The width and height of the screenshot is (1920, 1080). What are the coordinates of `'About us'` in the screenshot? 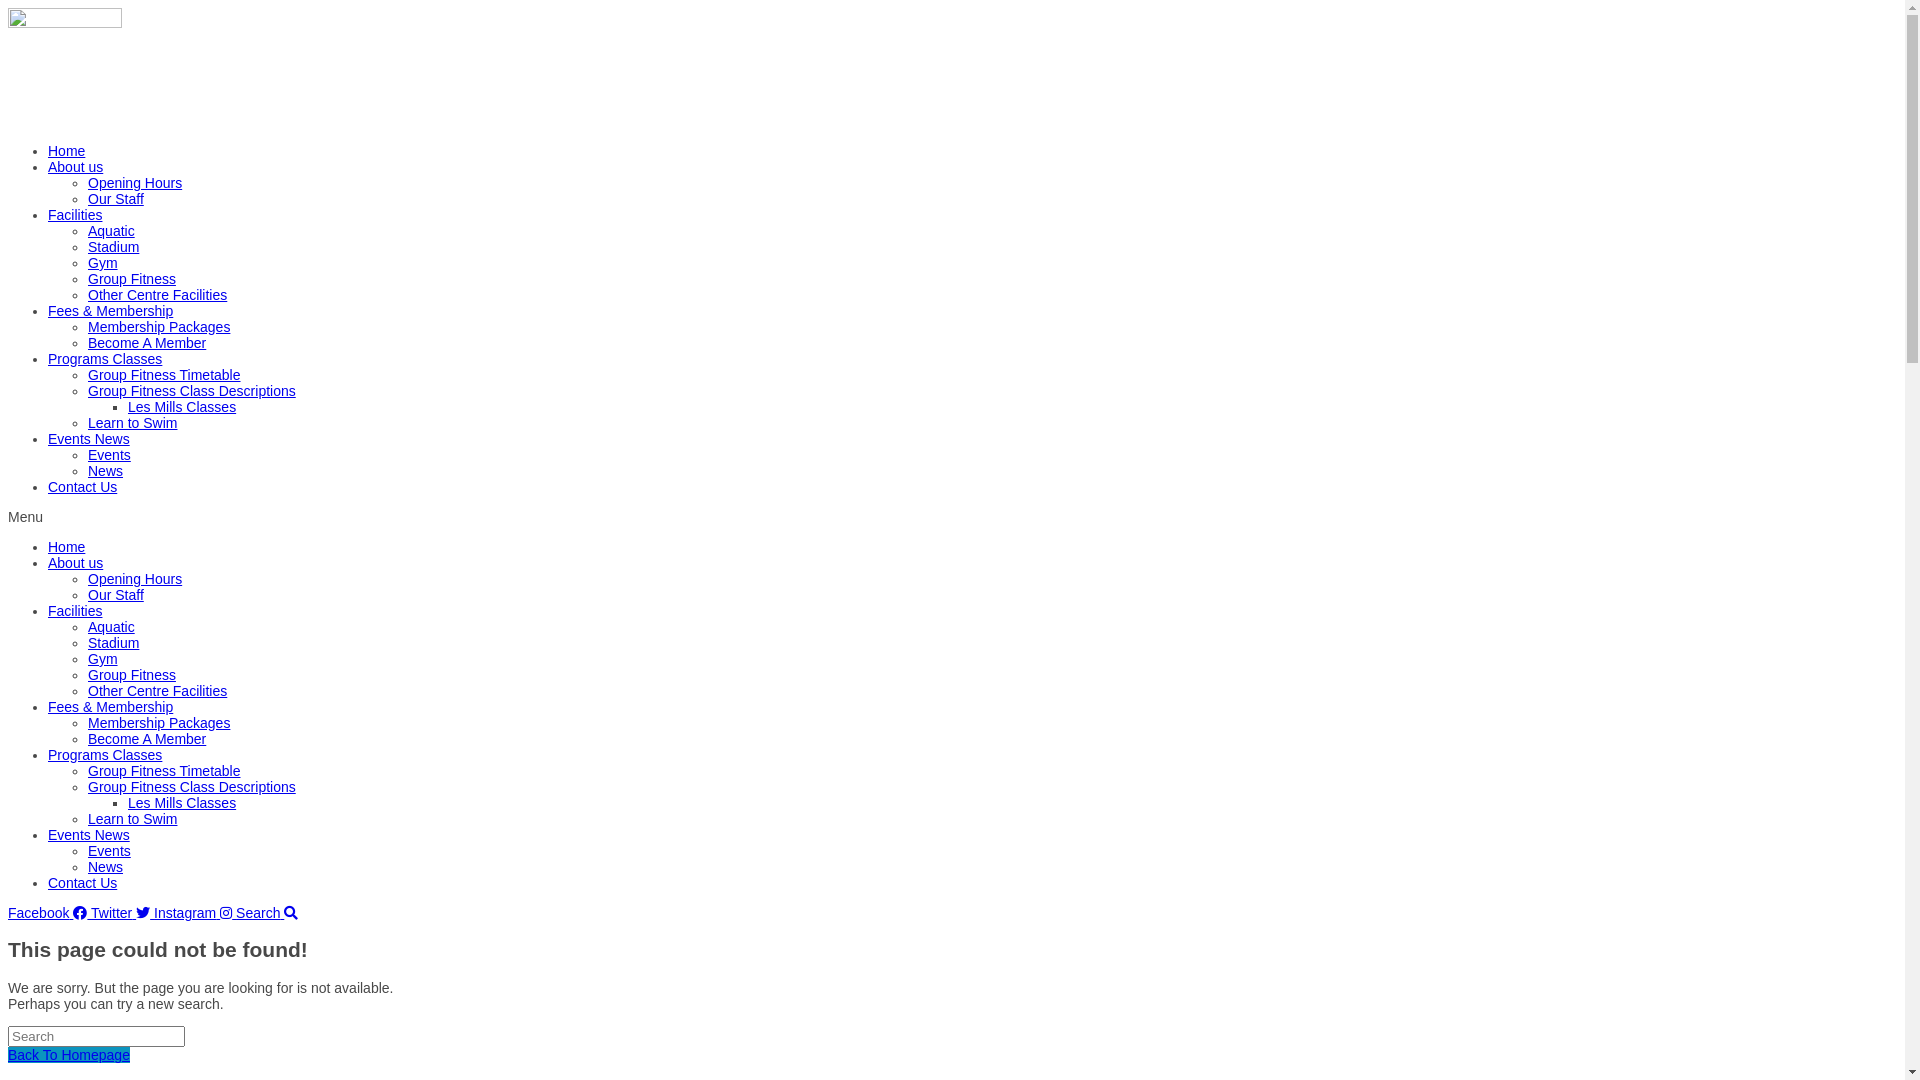 It's located at (75, 165).